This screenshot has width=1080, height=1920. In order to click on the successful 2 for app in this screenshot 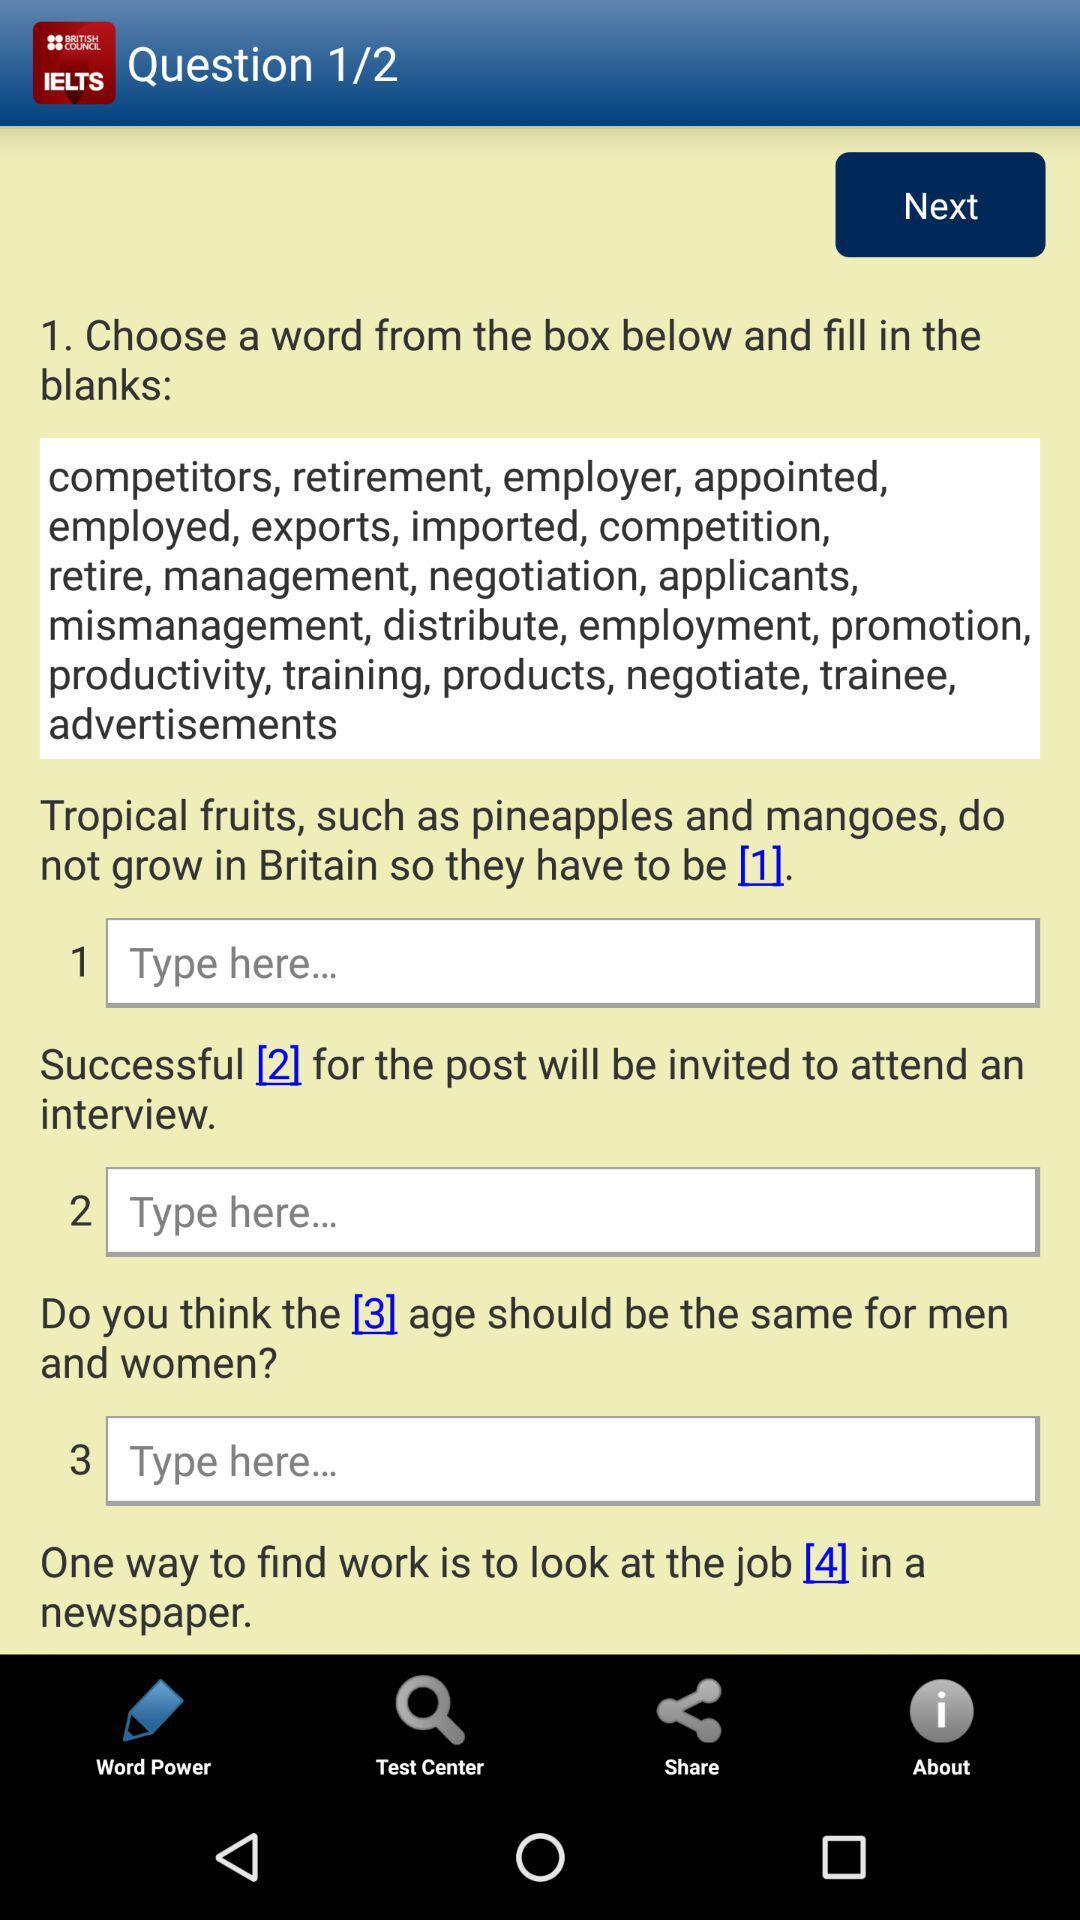, I will do `click(540, 1086)`.